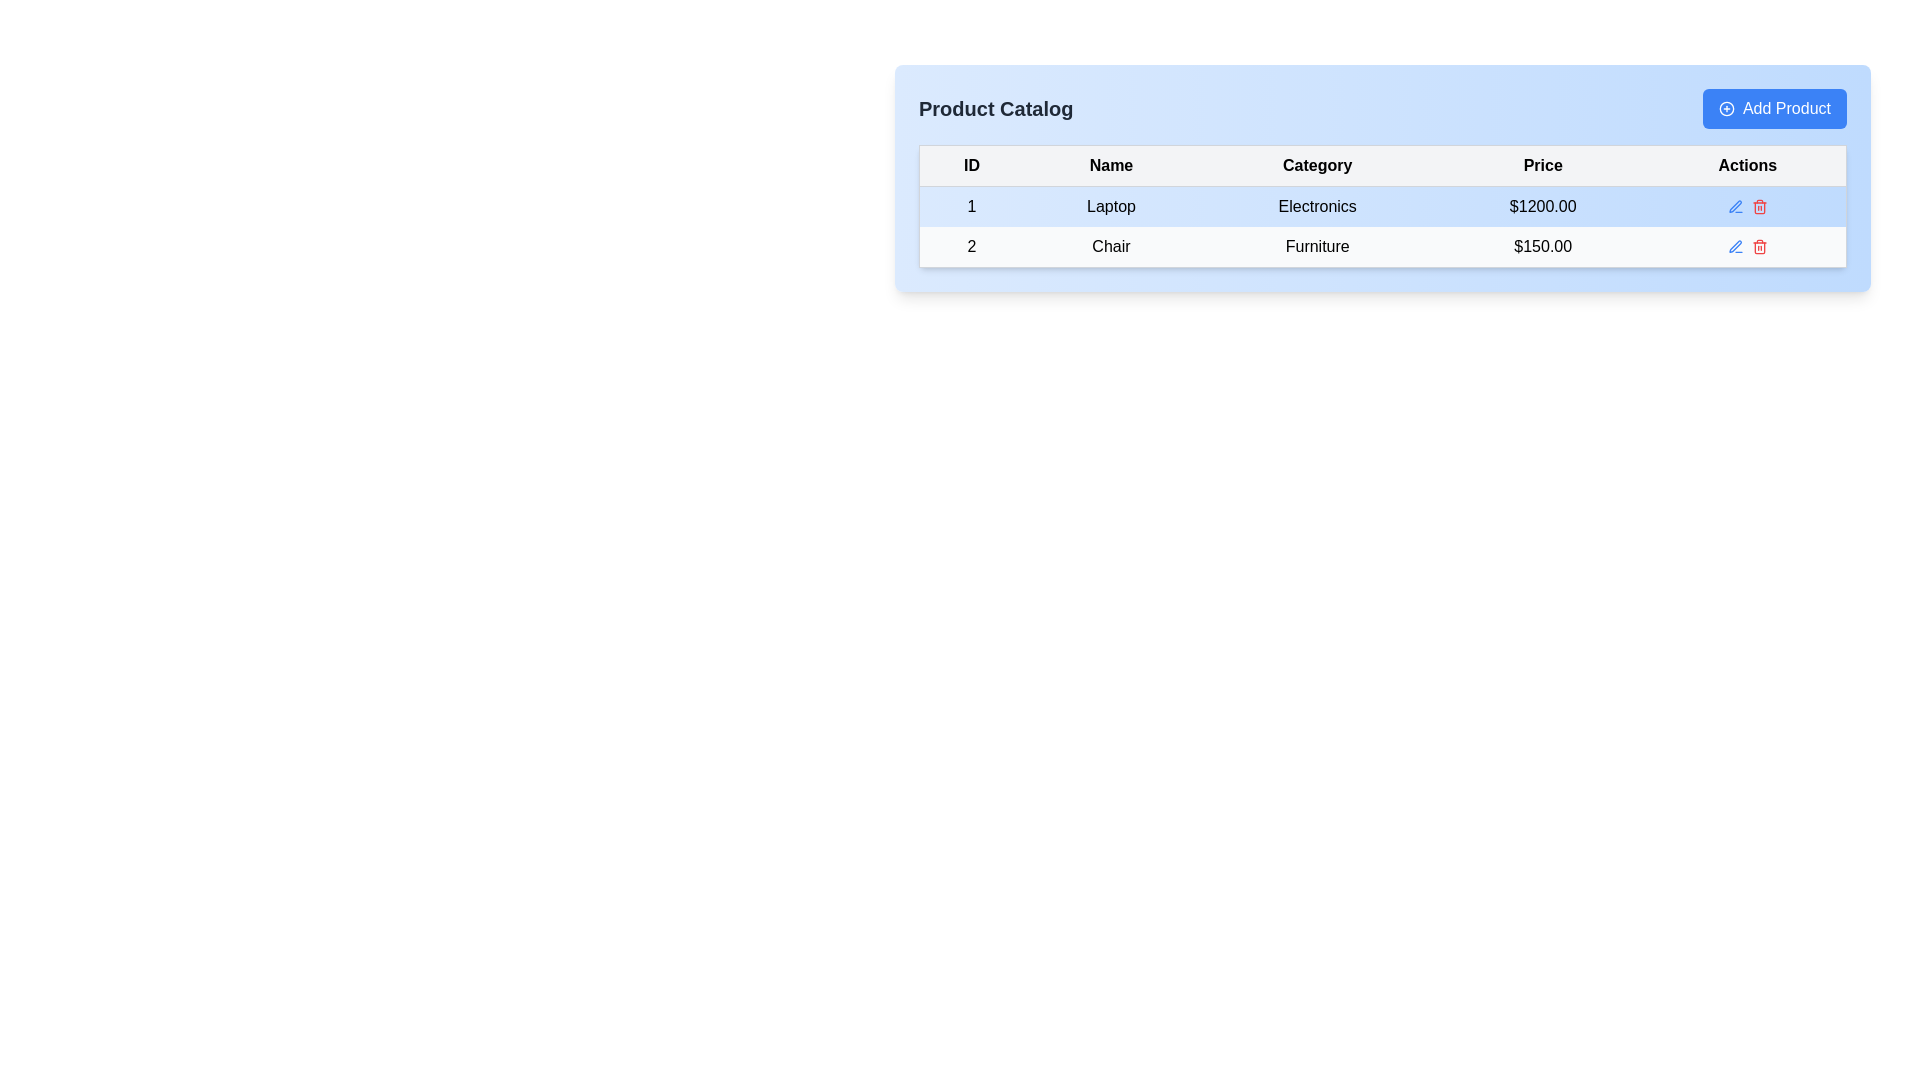 This screenshot has width=1920, height=1080. I want to click on text label that identifies the product 'Chair' located in the second row of the 'Product Catalog' table under the 'Name' column, so click(1110, 246).